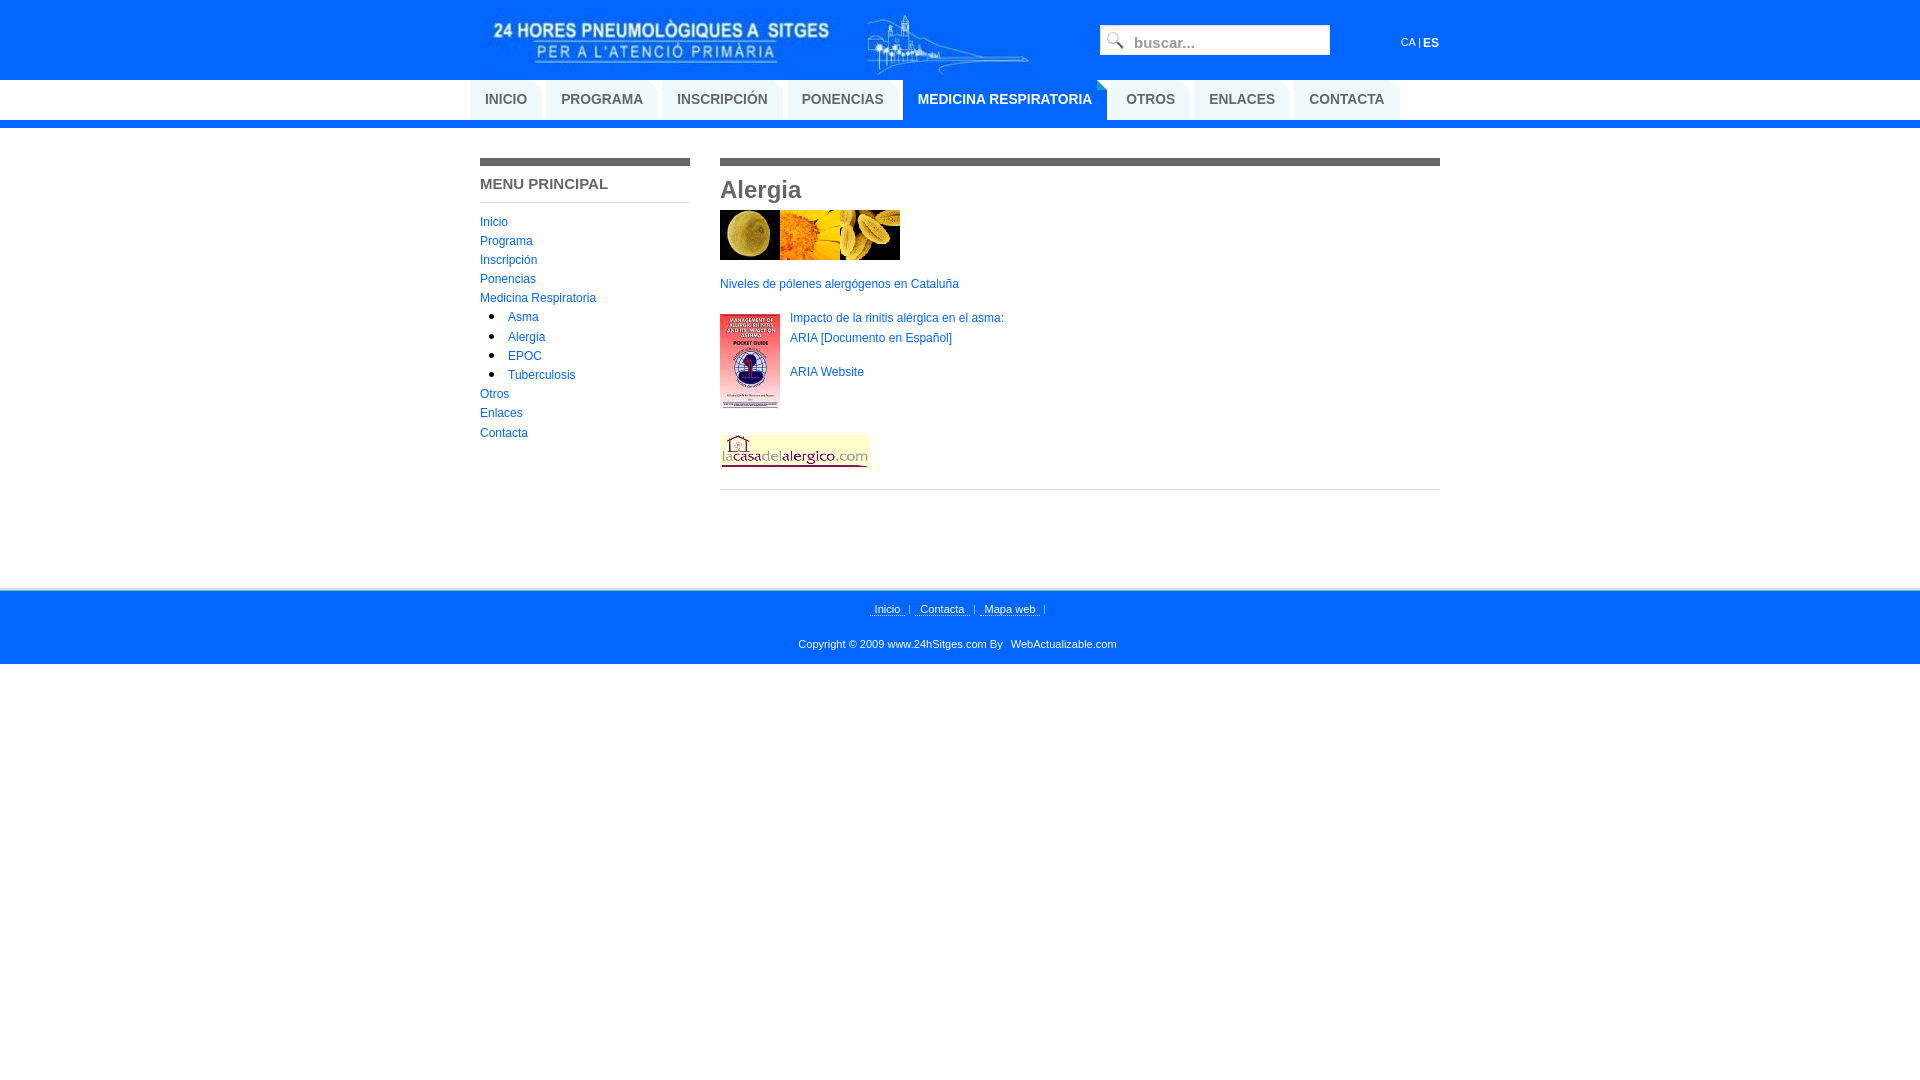 This screenshot has height=1080, width=1920. I want to click on 'MEDICINA RESPIRATORIA', so click(1005, 100).